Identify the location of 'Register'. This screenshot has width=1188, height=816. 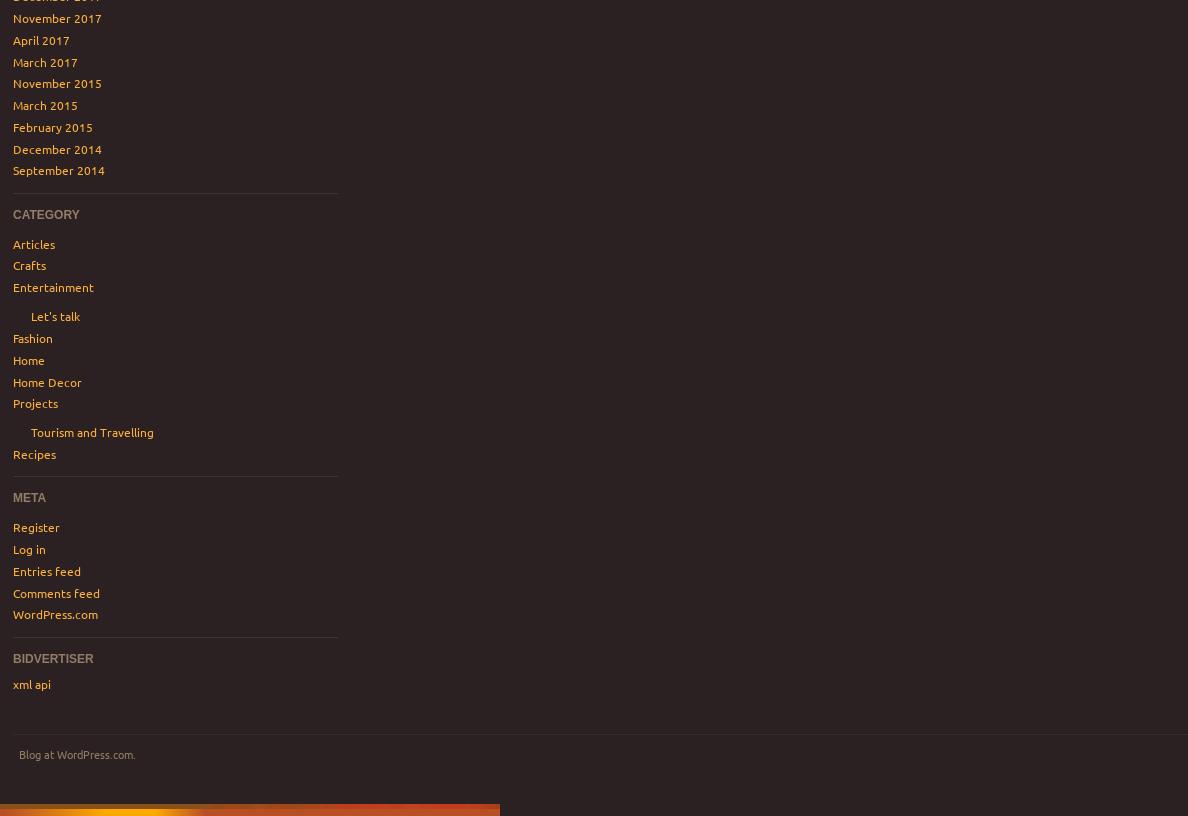
(11, 526).